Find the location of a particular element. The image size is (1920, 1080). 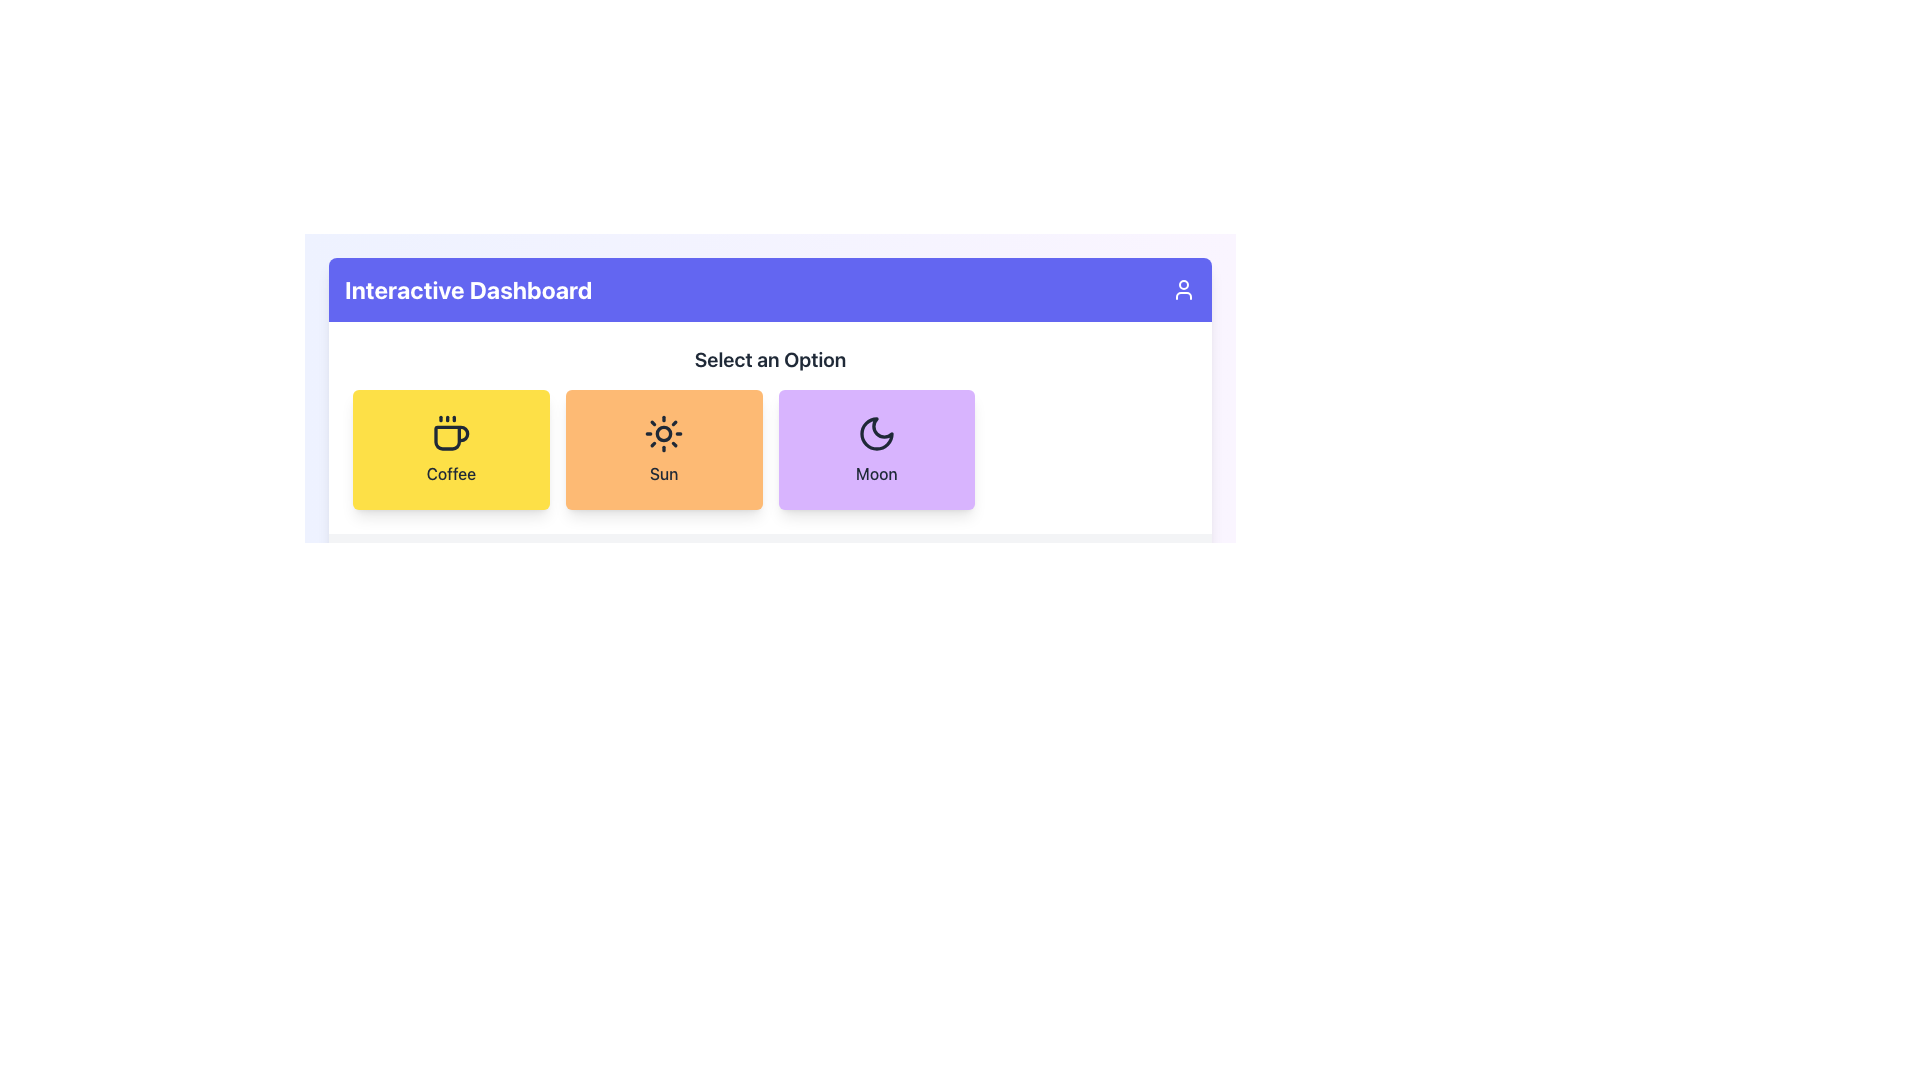

the rounded sun icon styled in a dark color against an orange background, located within the orange tile labeled 'Sun' is located at coordinates (664, 433).